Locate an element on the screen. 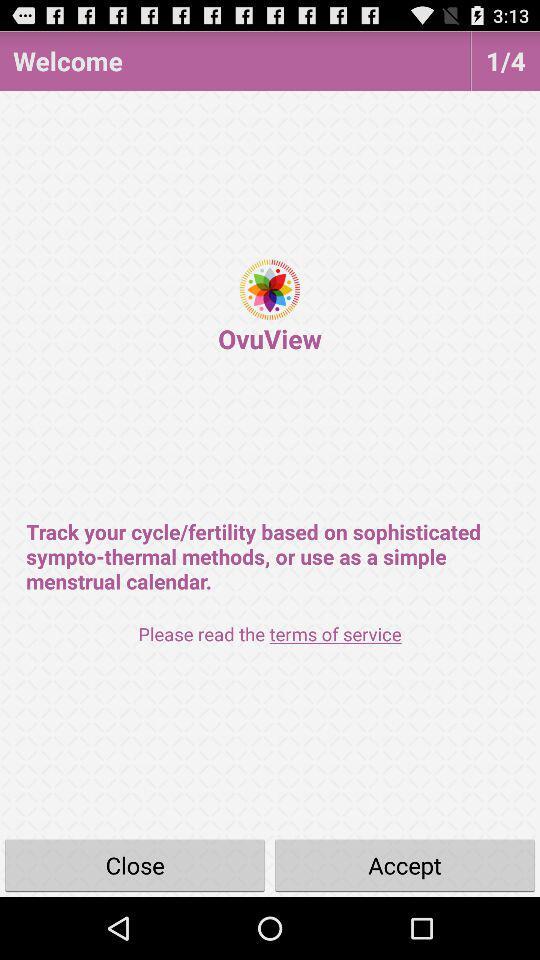 This screenshot has width=540, height=960. please read the app is located at coordinates (270, 633).